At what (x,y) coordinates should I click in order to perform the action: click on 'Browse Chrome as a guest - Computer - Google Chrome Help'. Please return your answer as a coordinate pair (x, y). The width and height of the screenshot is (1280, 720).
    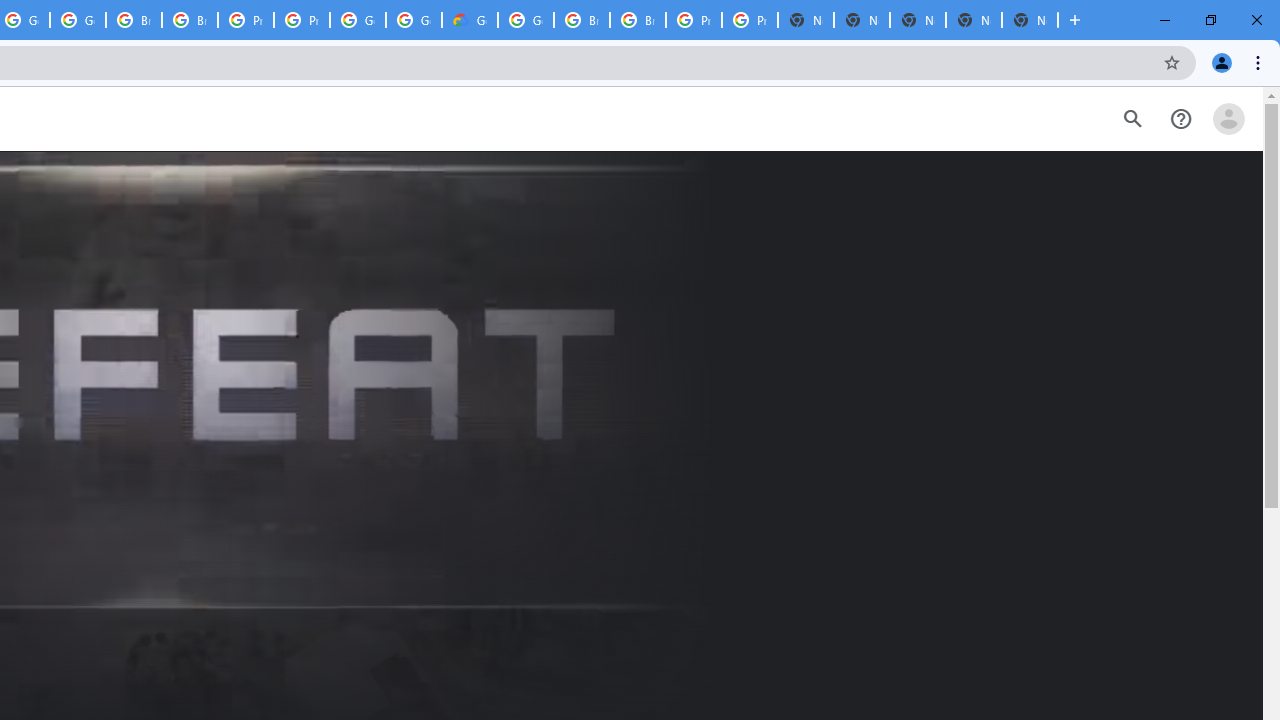
    Looking at the image, I should click on (581, 20).